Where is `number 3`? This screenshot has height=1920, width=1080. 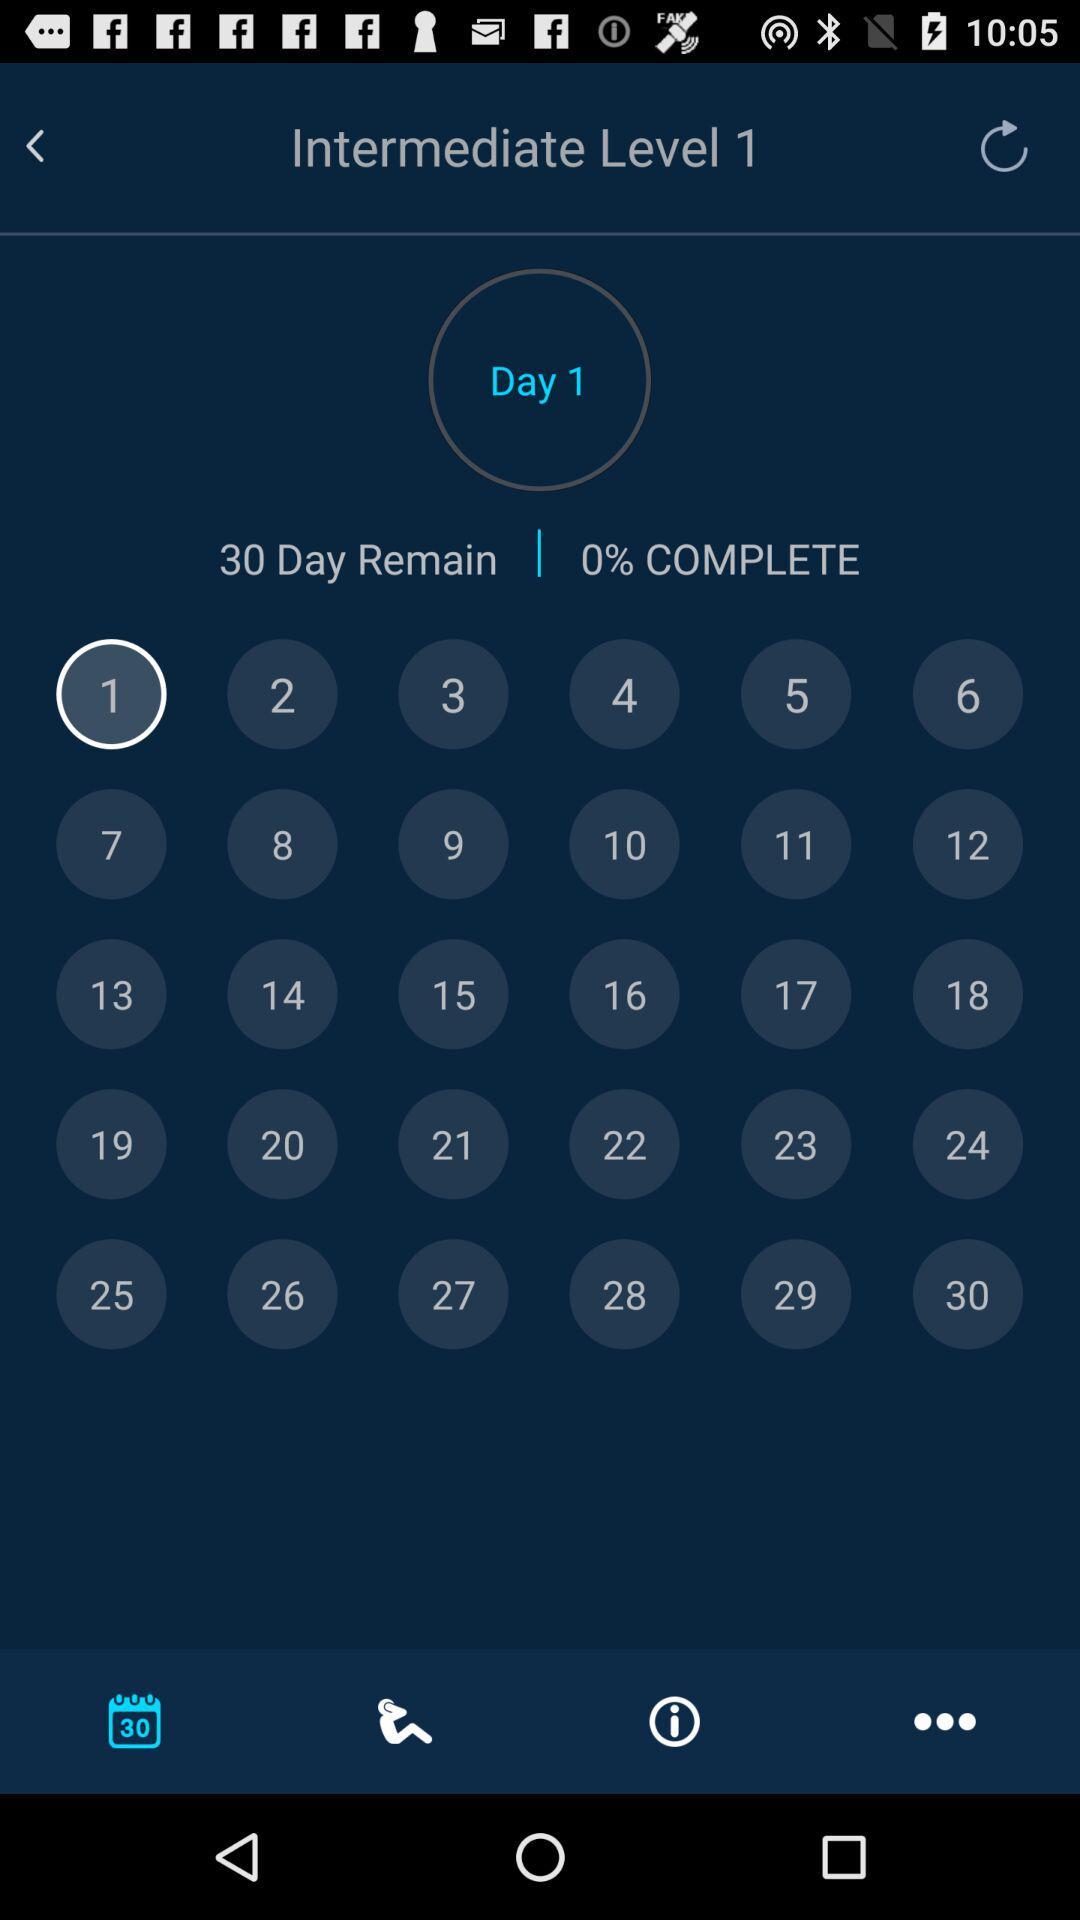
number 3 is located at coordinates (453, 694).